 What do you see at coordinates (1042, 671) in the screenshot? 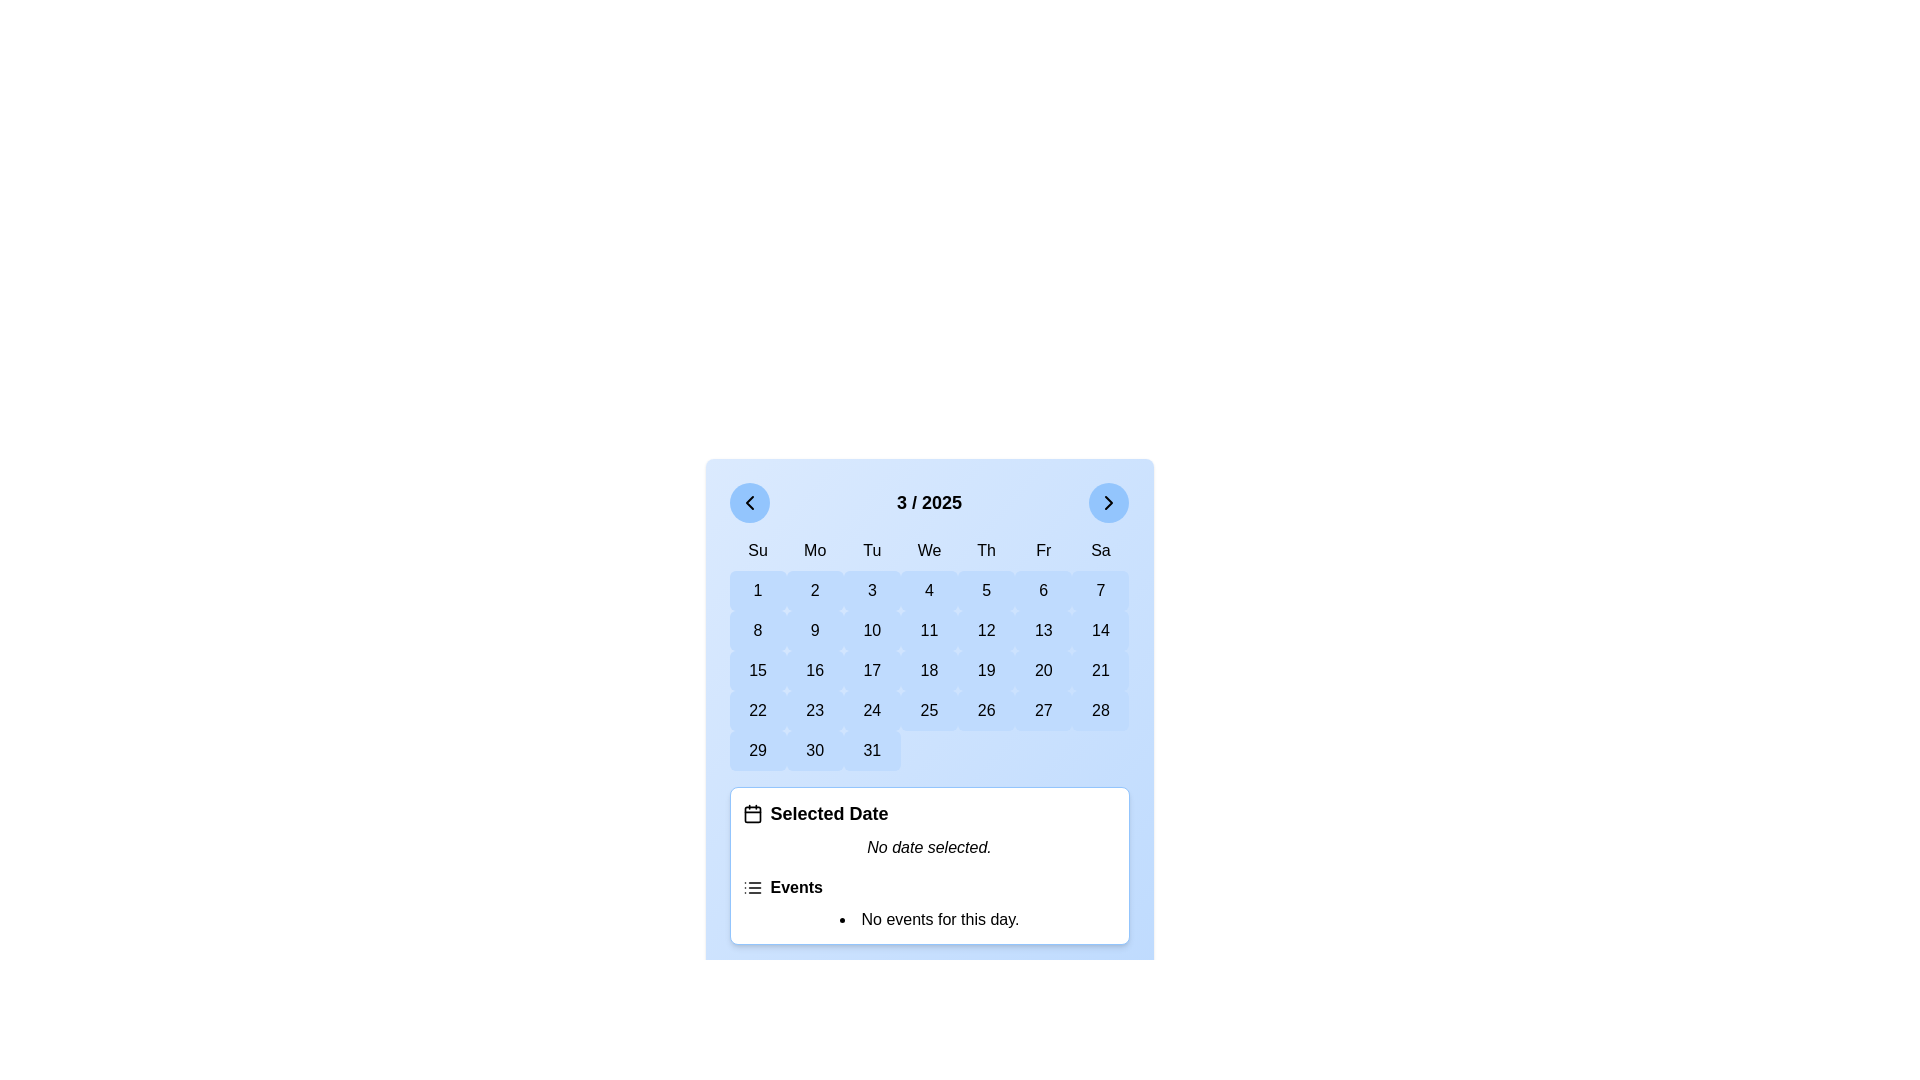
I see `the interactive calendar date field displaying the number '20', located in the sixth row and sixth column of the calendar grid, to trigger the hover effect` at bounding box center [1042, 671].